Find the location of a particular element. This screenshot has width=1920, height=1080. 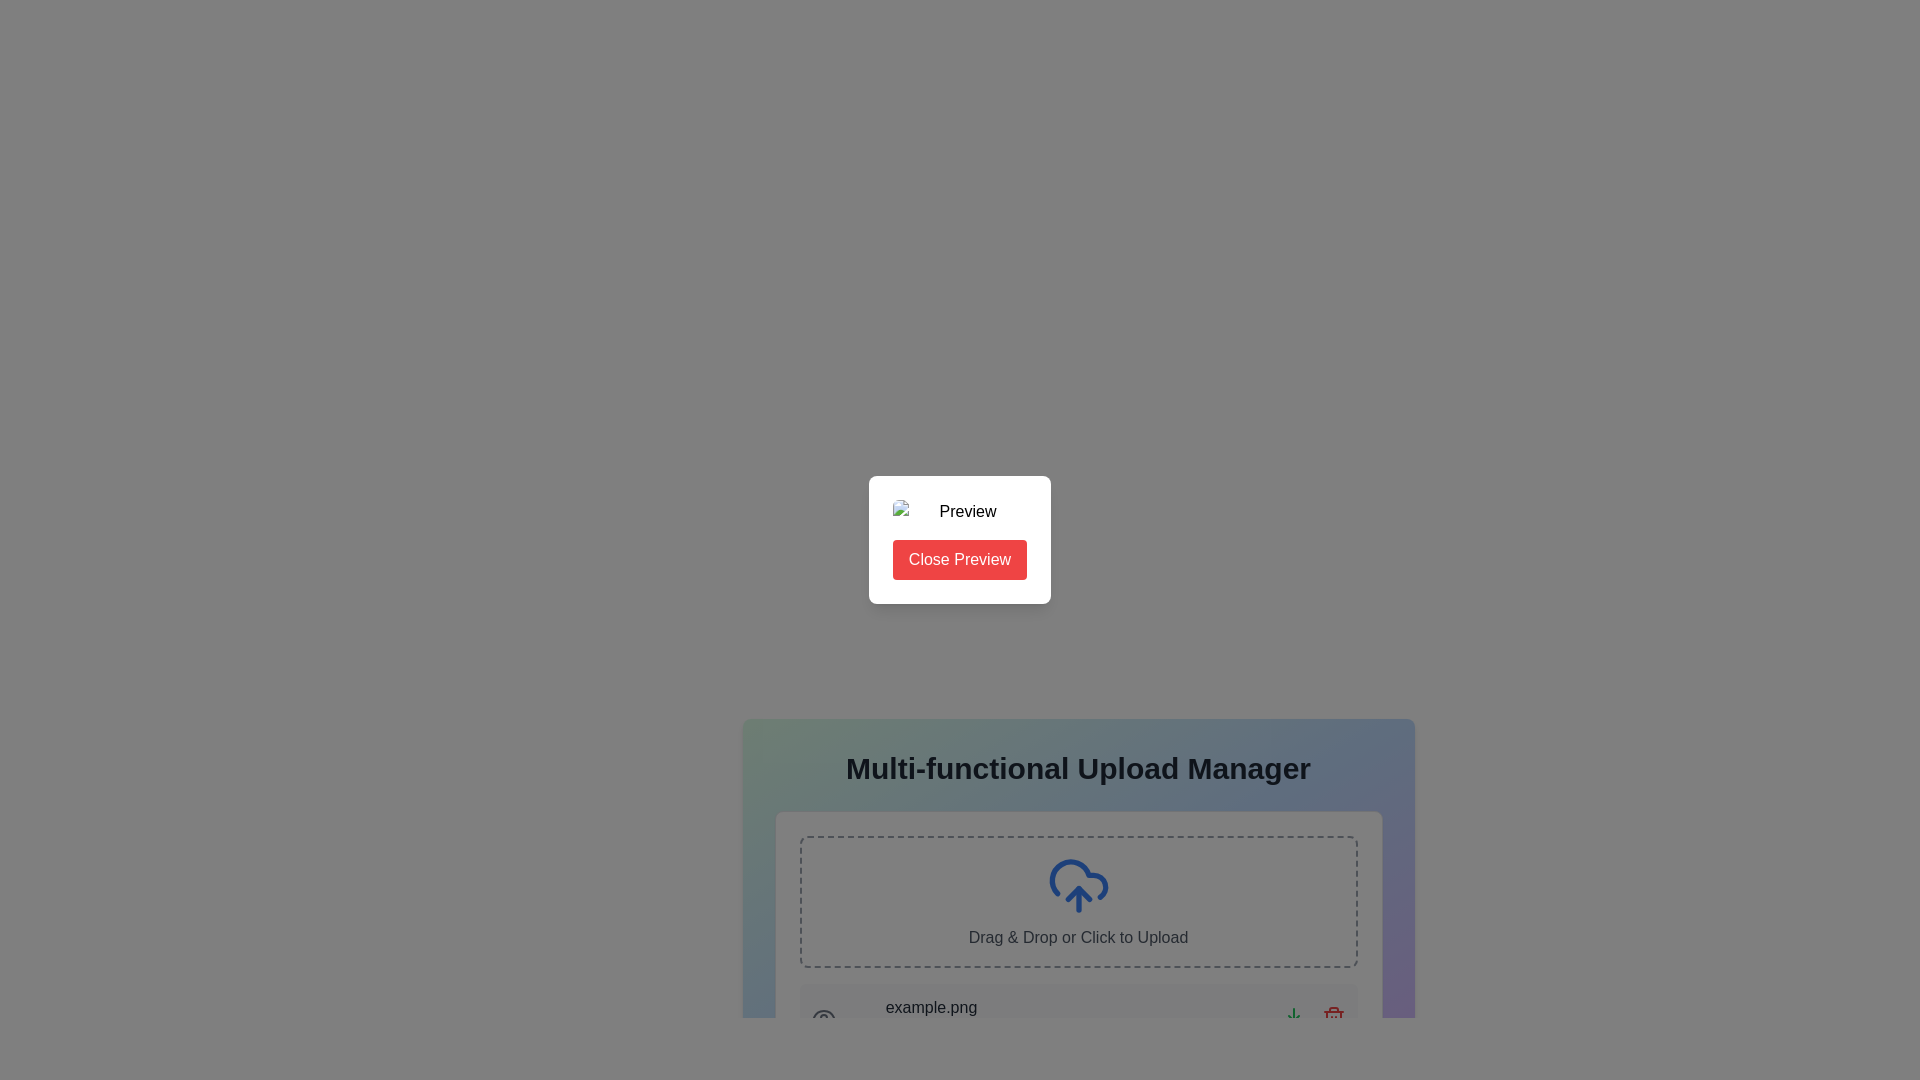

and drop files onto the File upload box located centrally beneath the 'Multi-functional Upload Manager' header is located at coordinates (1077, 855).